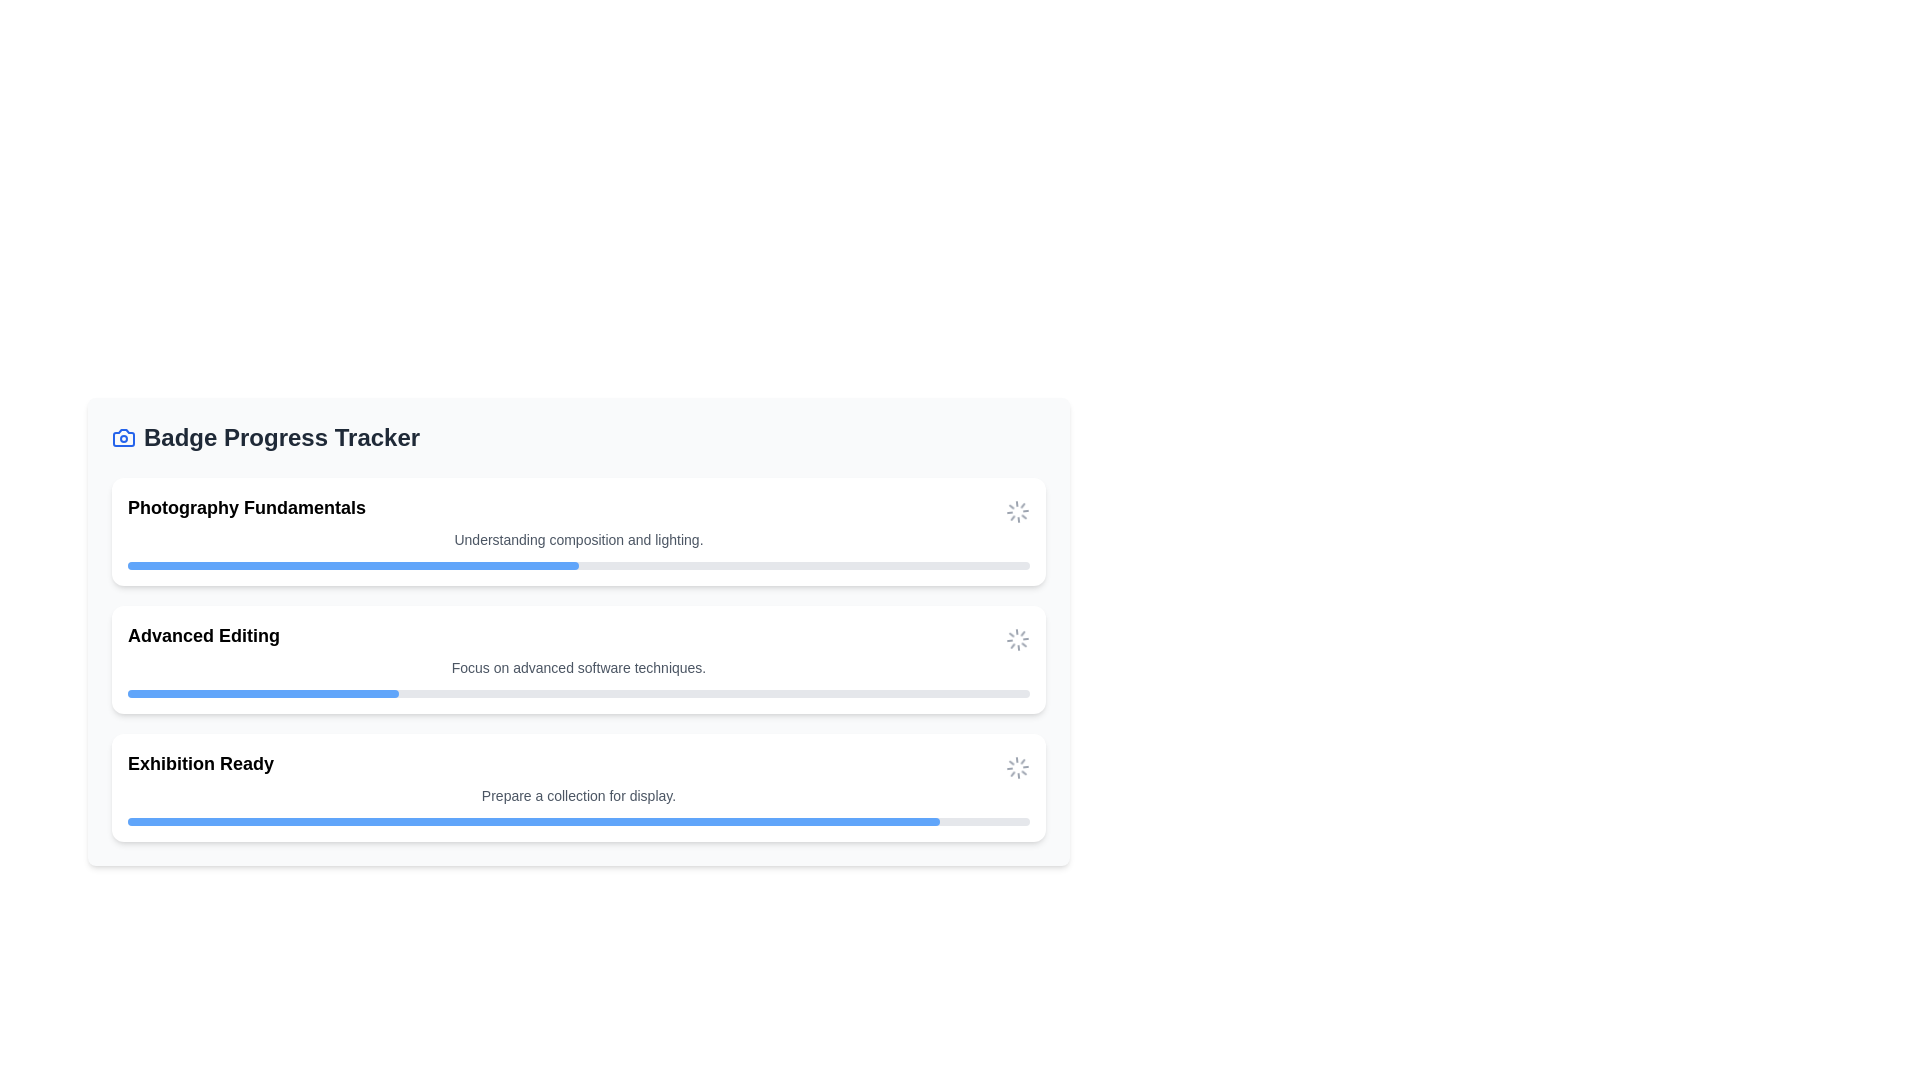  Describe the element at coordinates (204, 636) in the screenshot. I see `the 'Advanced Editing' label, which is styled with a bold font and is the second title in the progress tracker component, located between 'Photography Fundamentals' and 'Exhibition Ready'` at that location.